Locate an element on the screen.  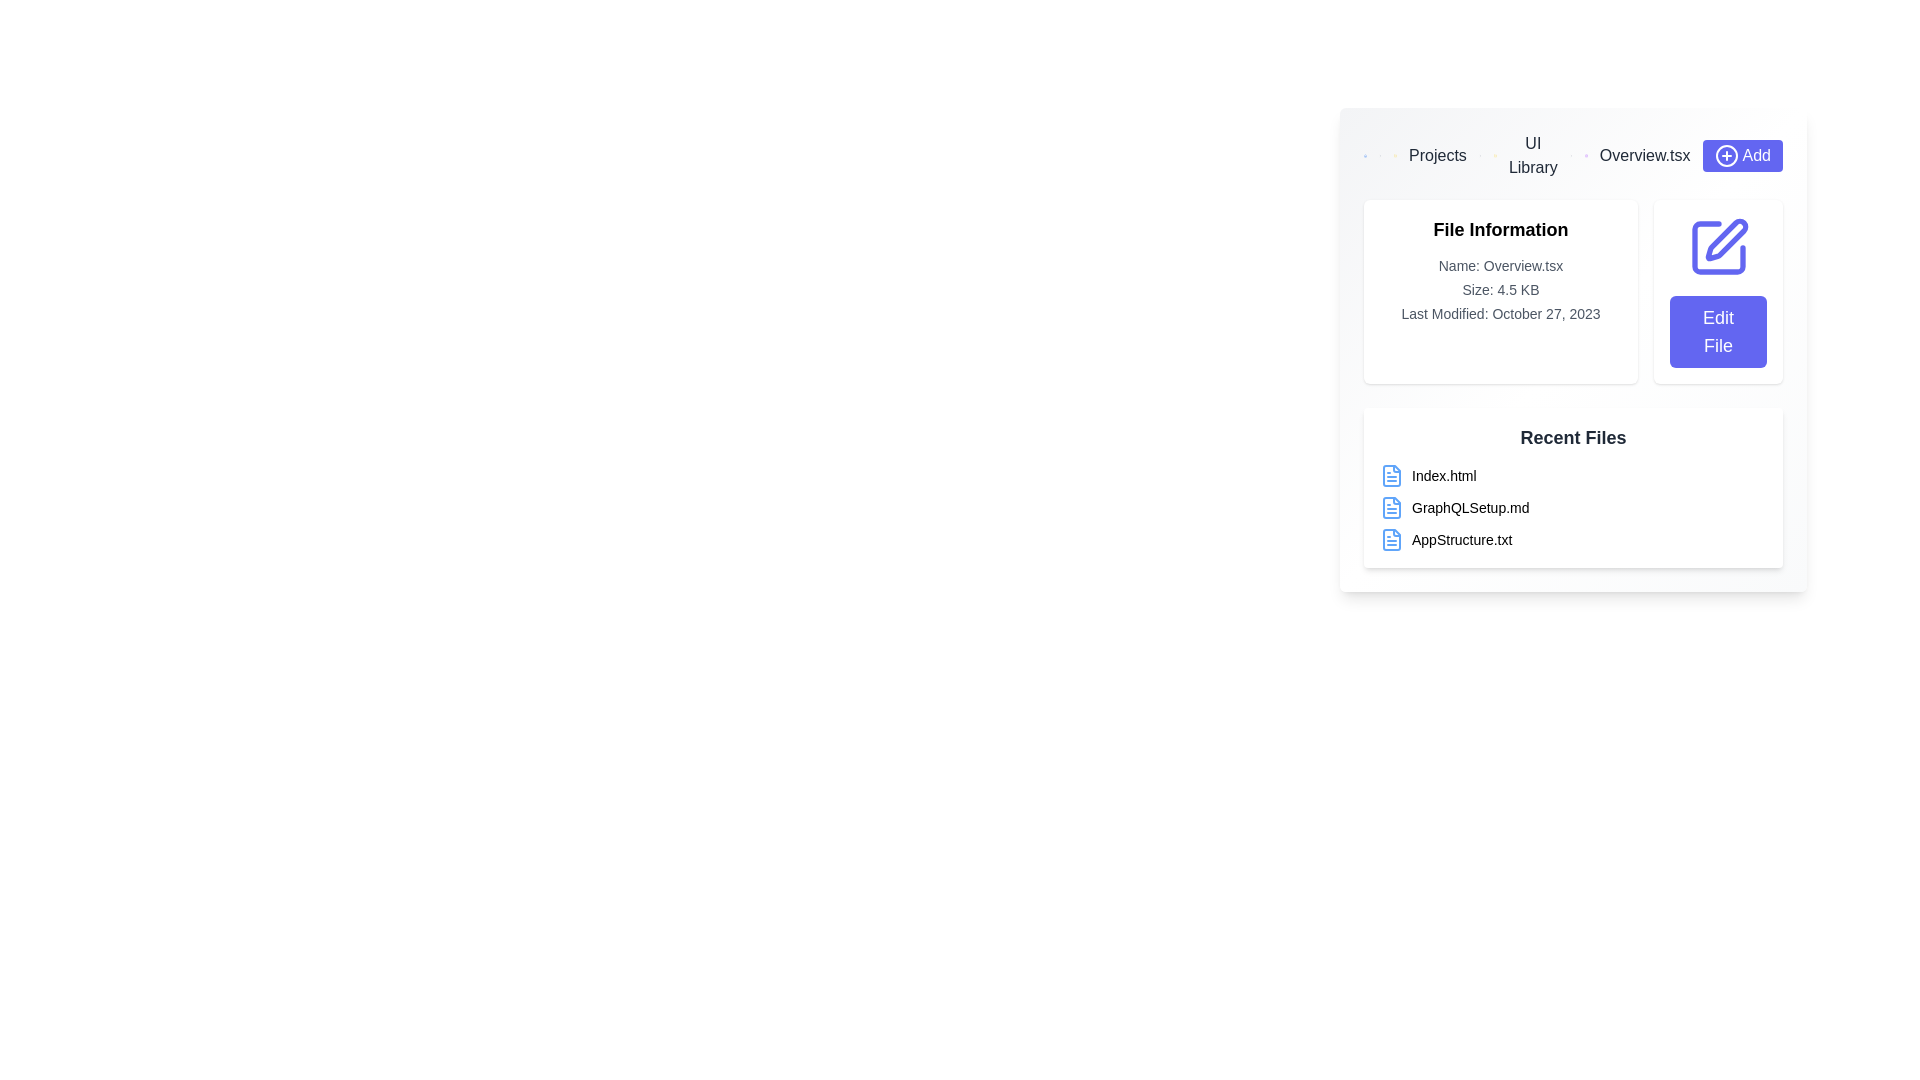
the 'Add' button located at the top-right corner of the interface, which has a blue-purple background and white text is located at coordinates (1741, 154).